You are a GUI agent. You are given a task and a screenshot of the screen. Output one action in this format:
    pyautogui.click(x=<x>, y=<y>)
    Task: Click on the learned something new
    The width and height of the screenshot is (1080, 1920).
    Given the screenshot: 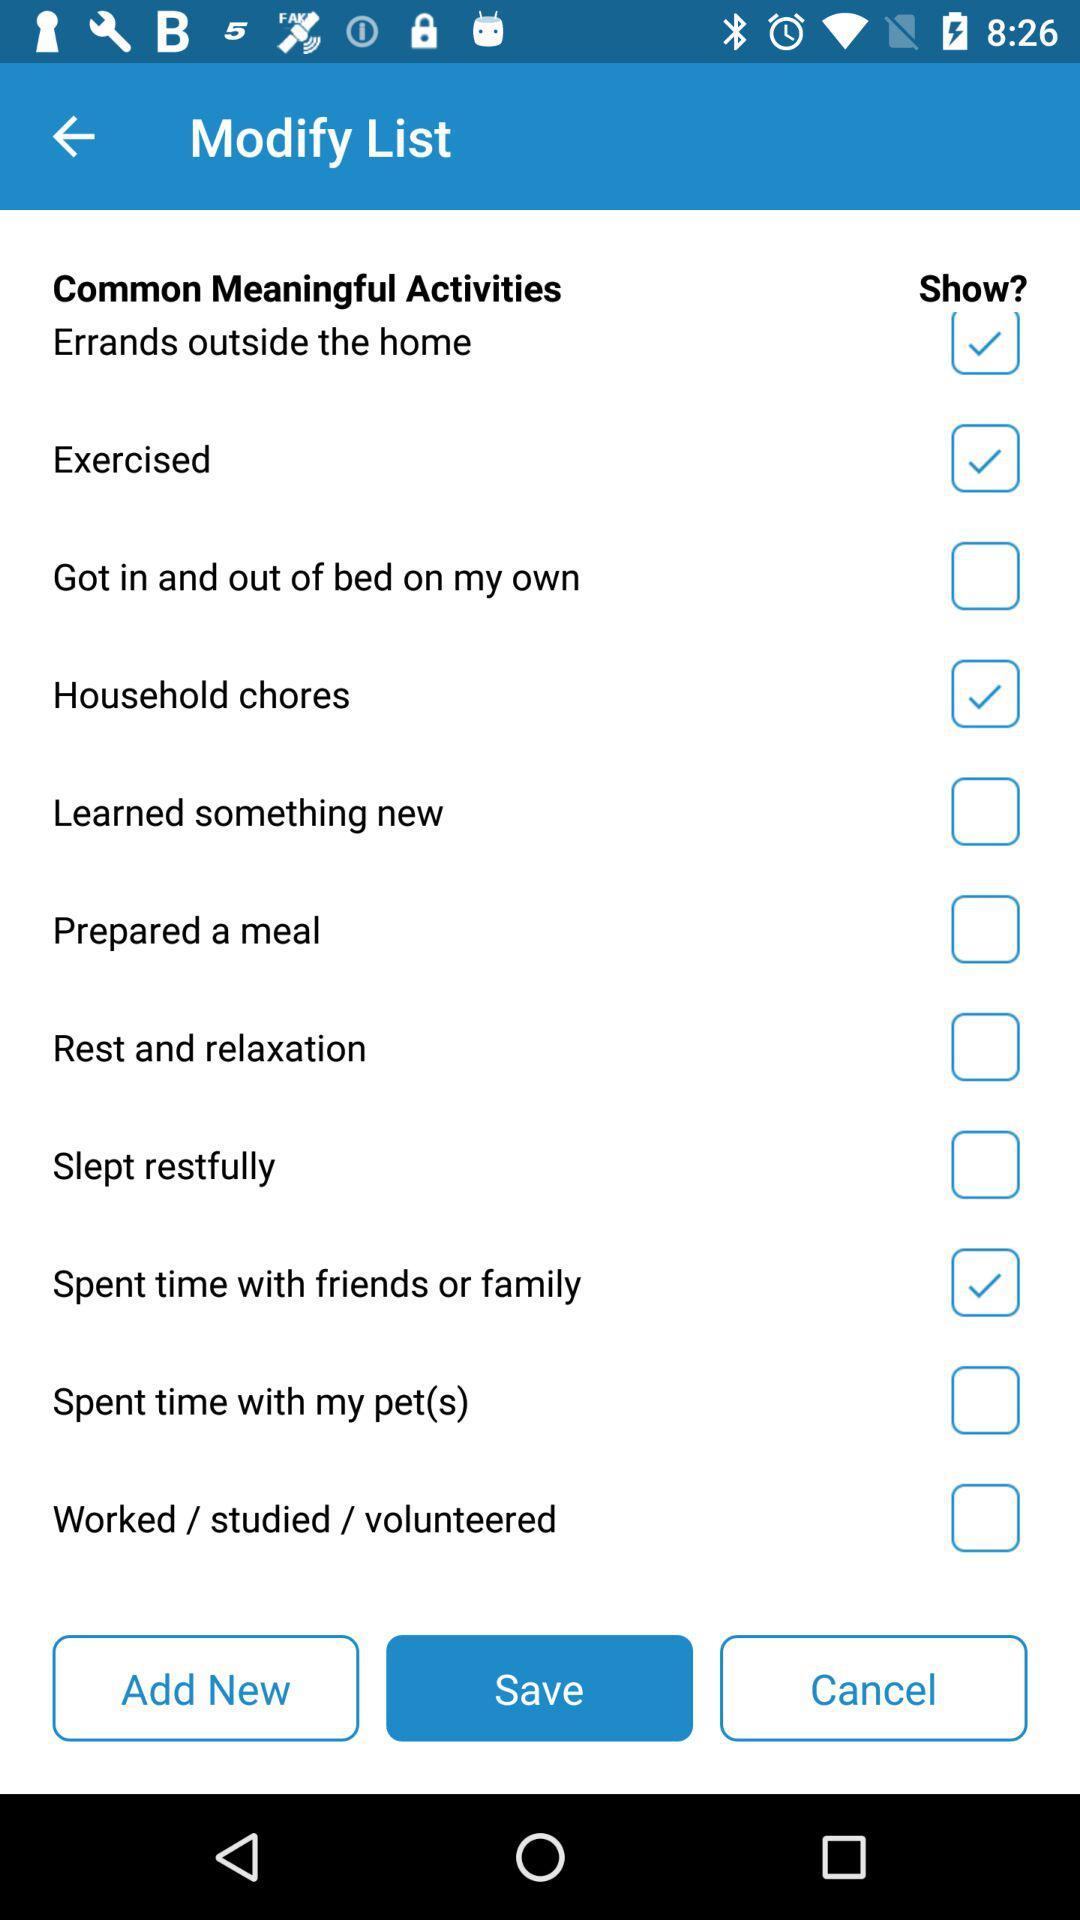 What is the action you would take?
    pyautogui.click(x=984, y=811)
    